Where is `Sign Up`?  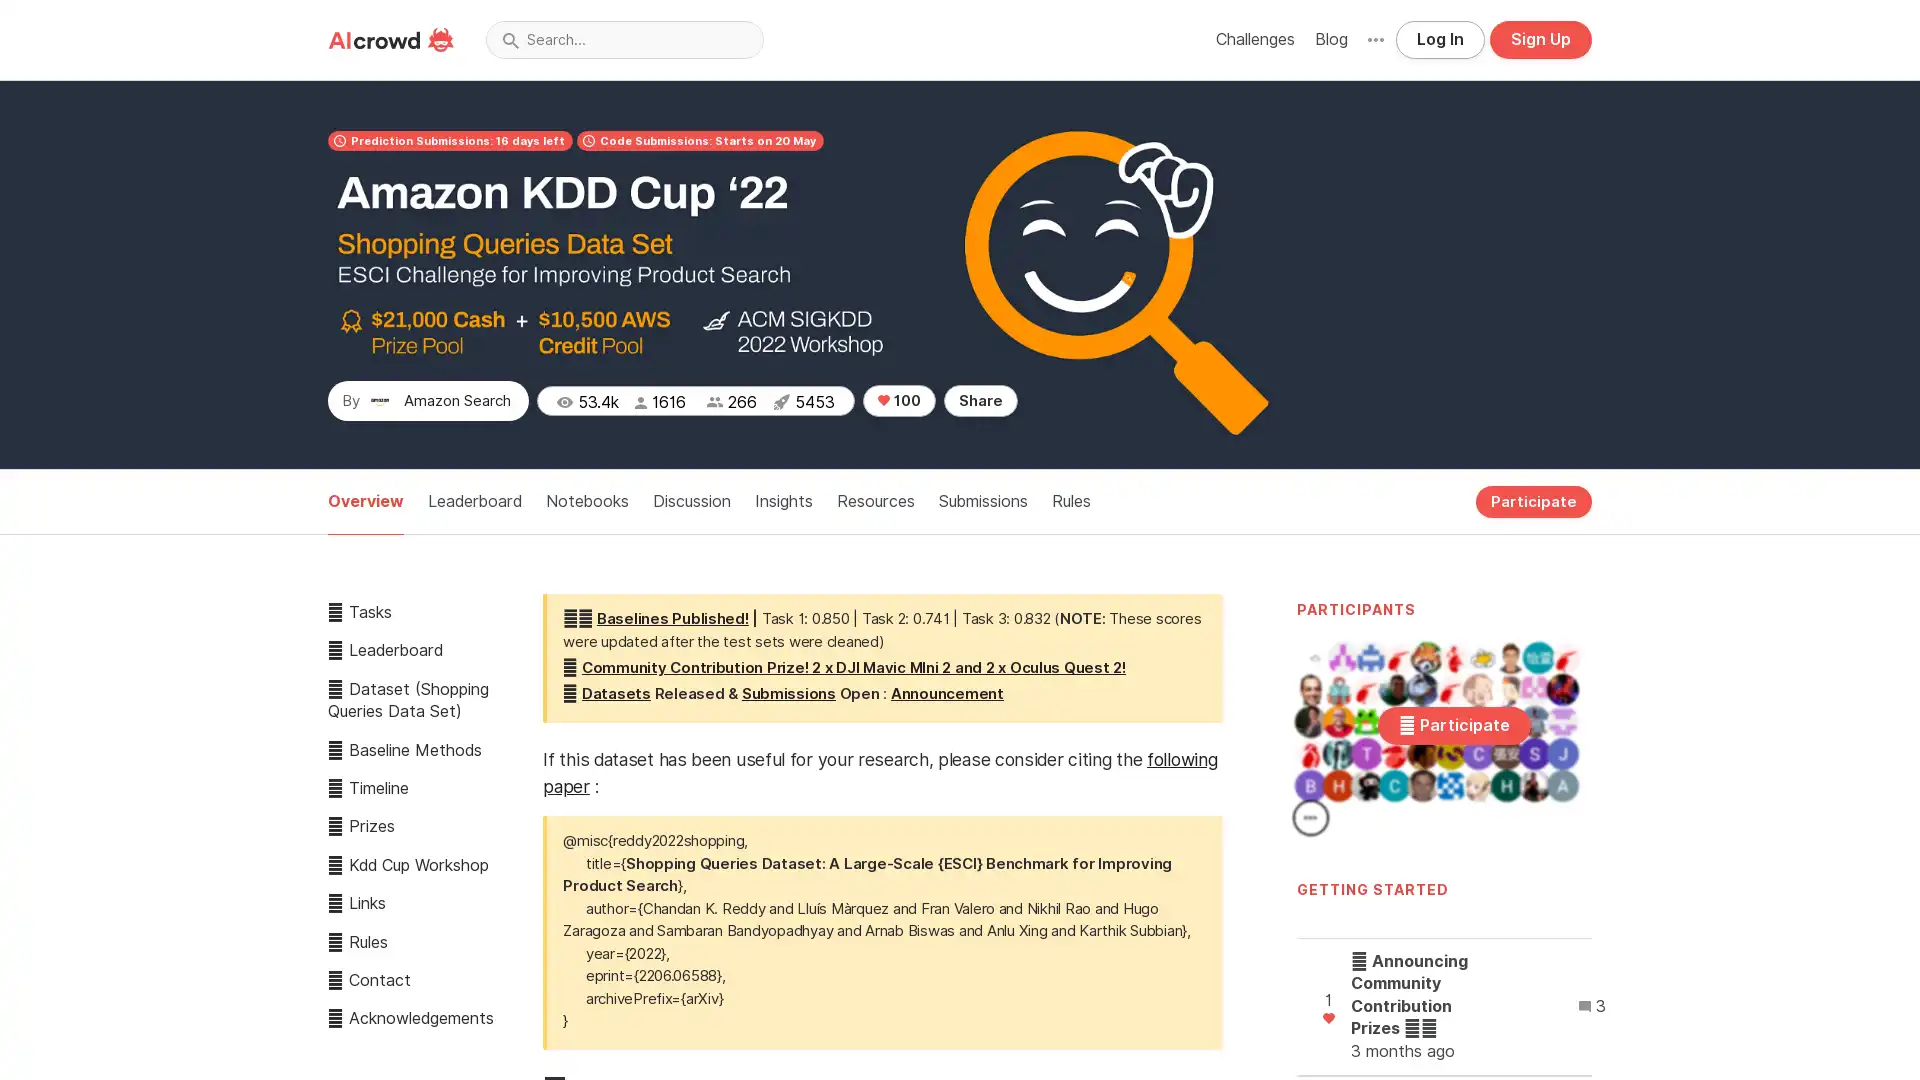
Sign Up is located at coordinates (1539, 39).